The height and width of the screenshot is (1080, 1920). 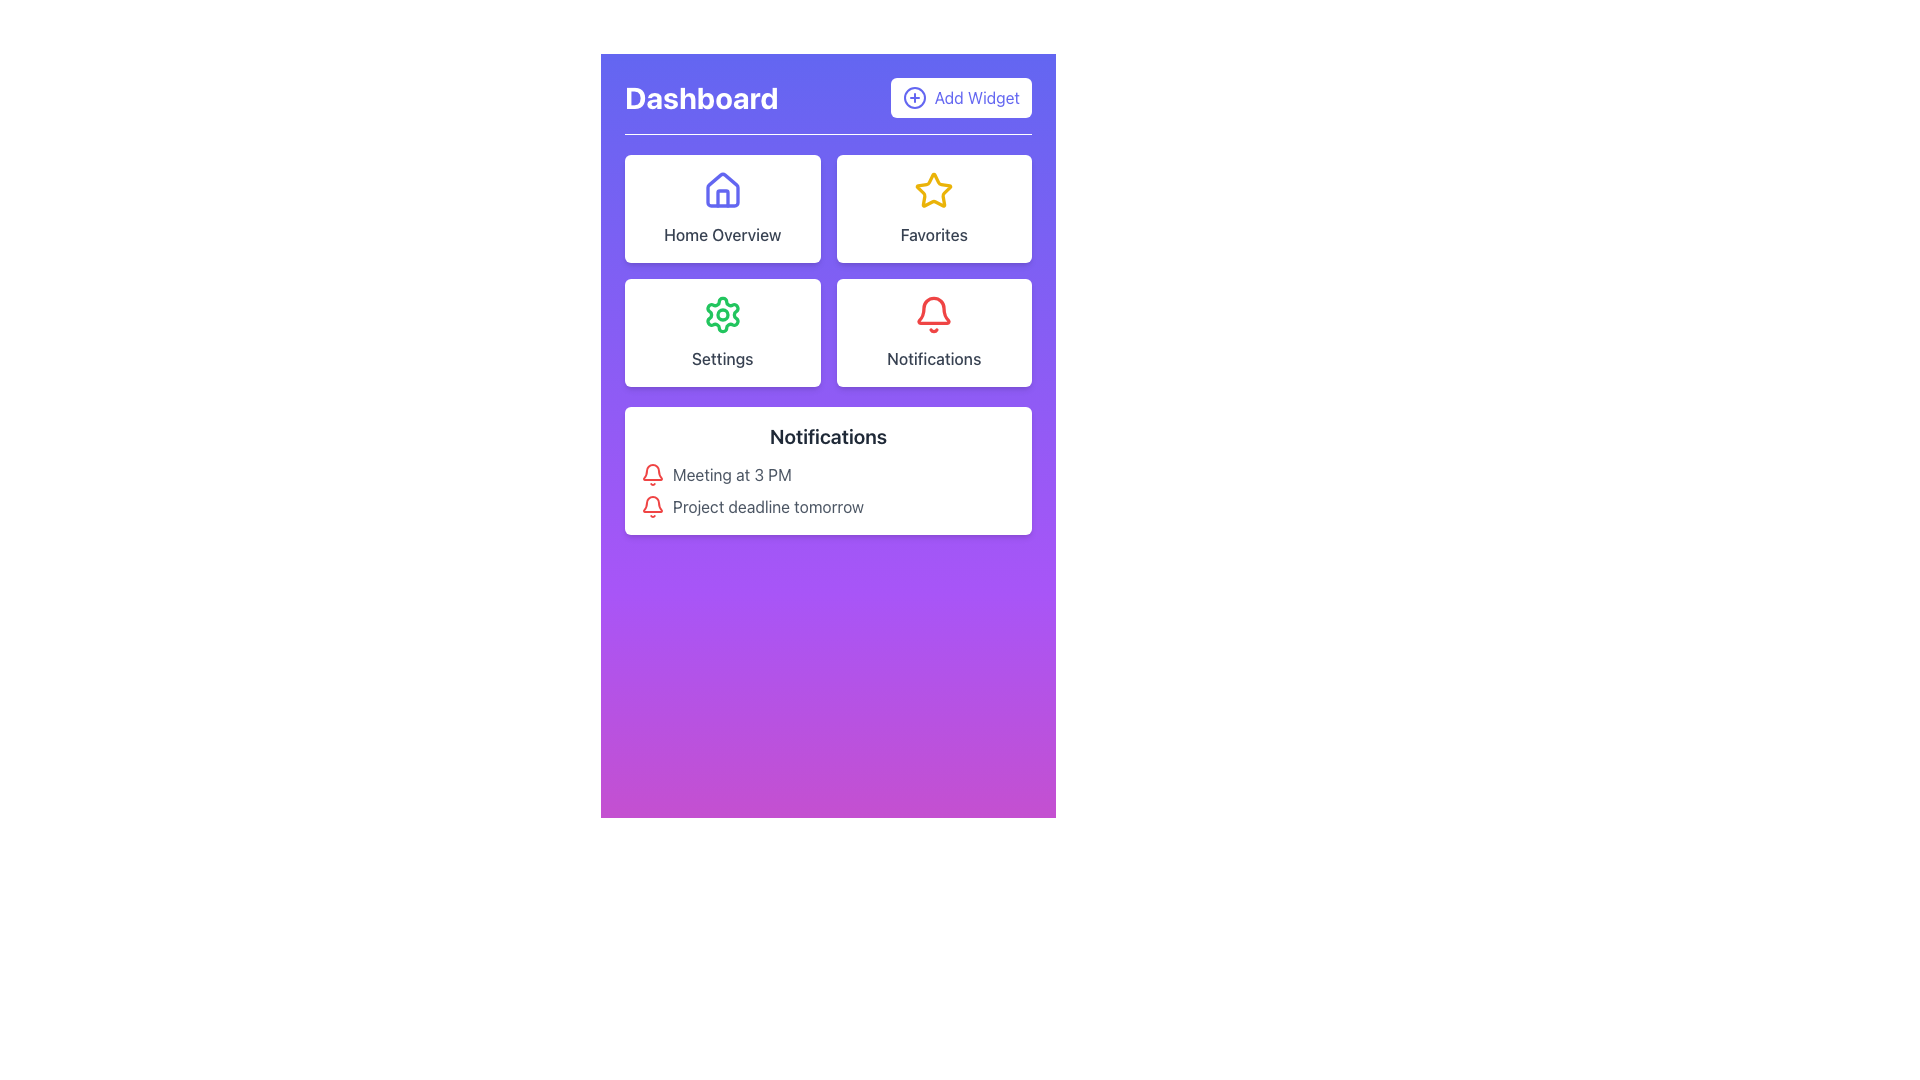 I want to click on the icon button located at the top-right corner of the dashboard interface, just to the right of the word 'Dashboard', so click(x=913, y=97).